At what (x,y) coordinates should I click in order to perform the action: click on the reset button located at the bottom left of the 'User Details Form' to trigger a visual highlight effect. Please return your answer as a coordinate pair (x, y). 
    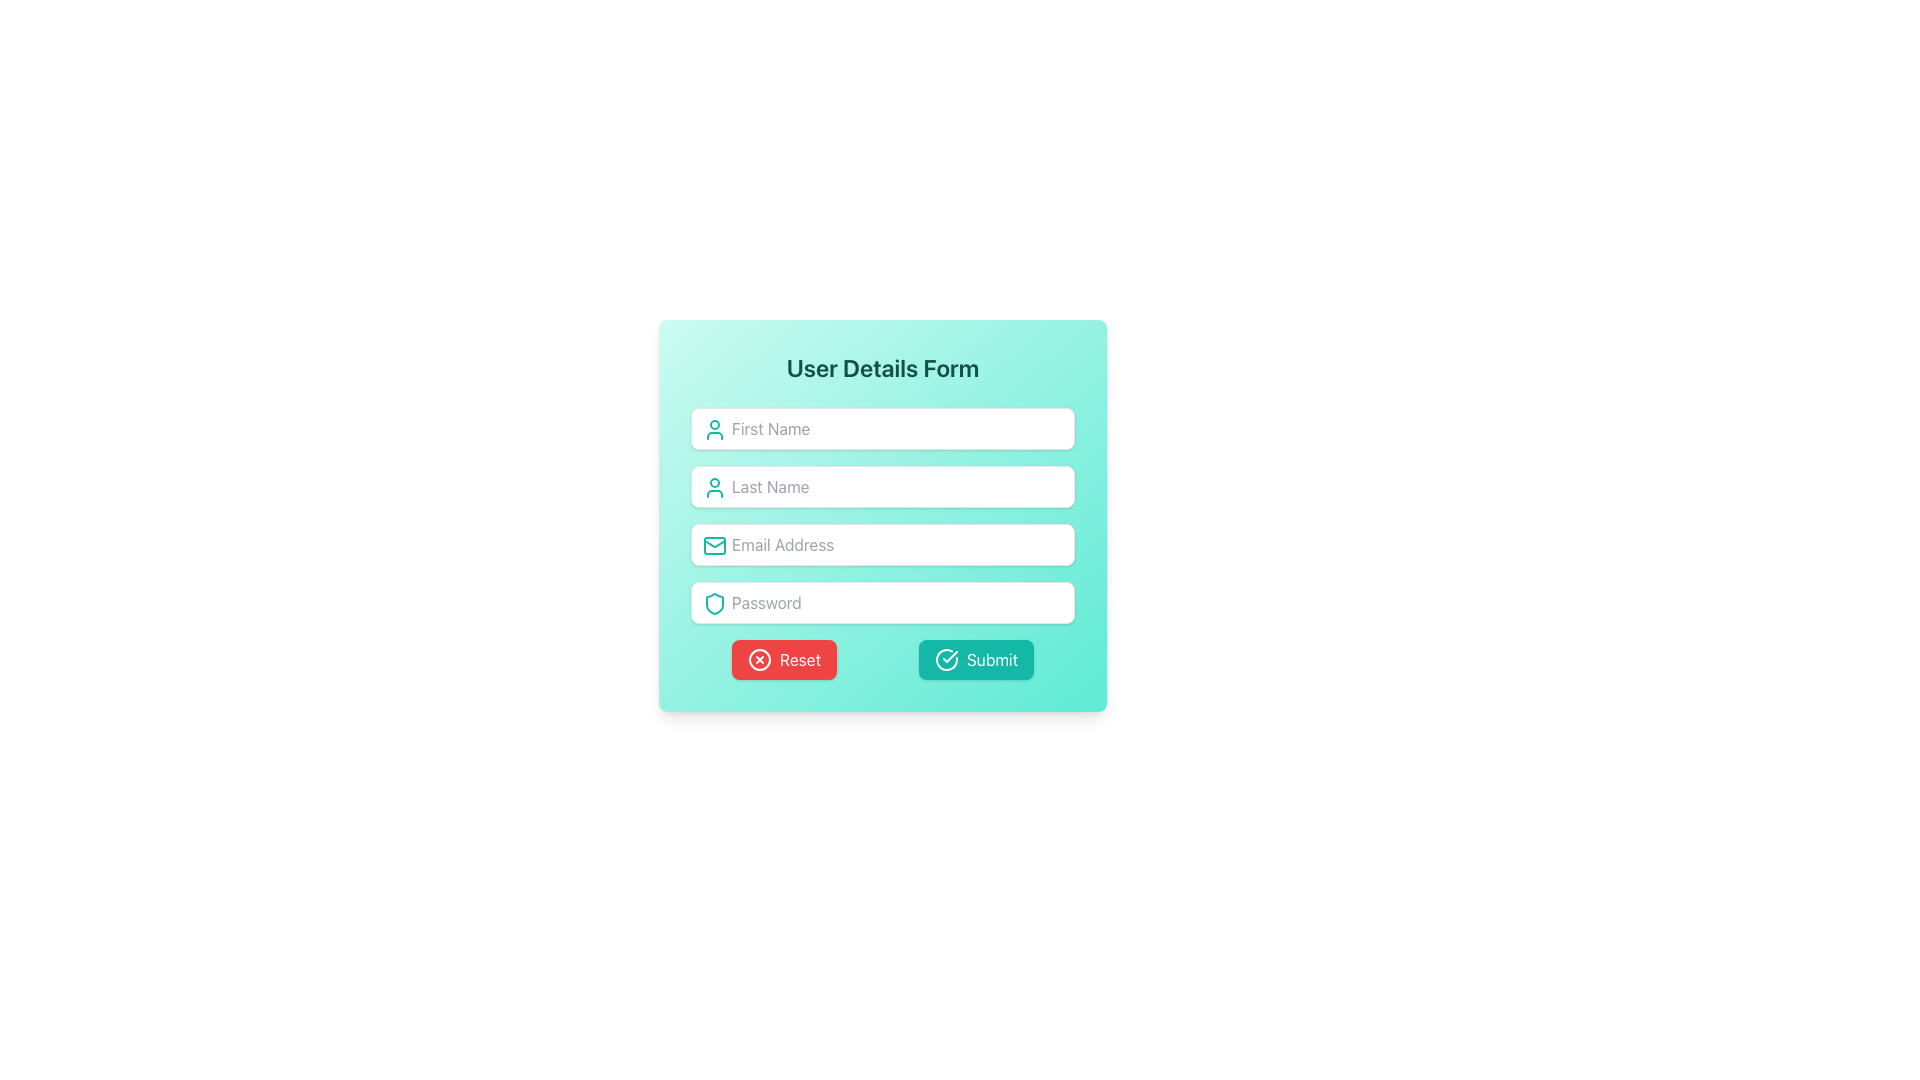
    Looking at the image, I should click on (783, 659).